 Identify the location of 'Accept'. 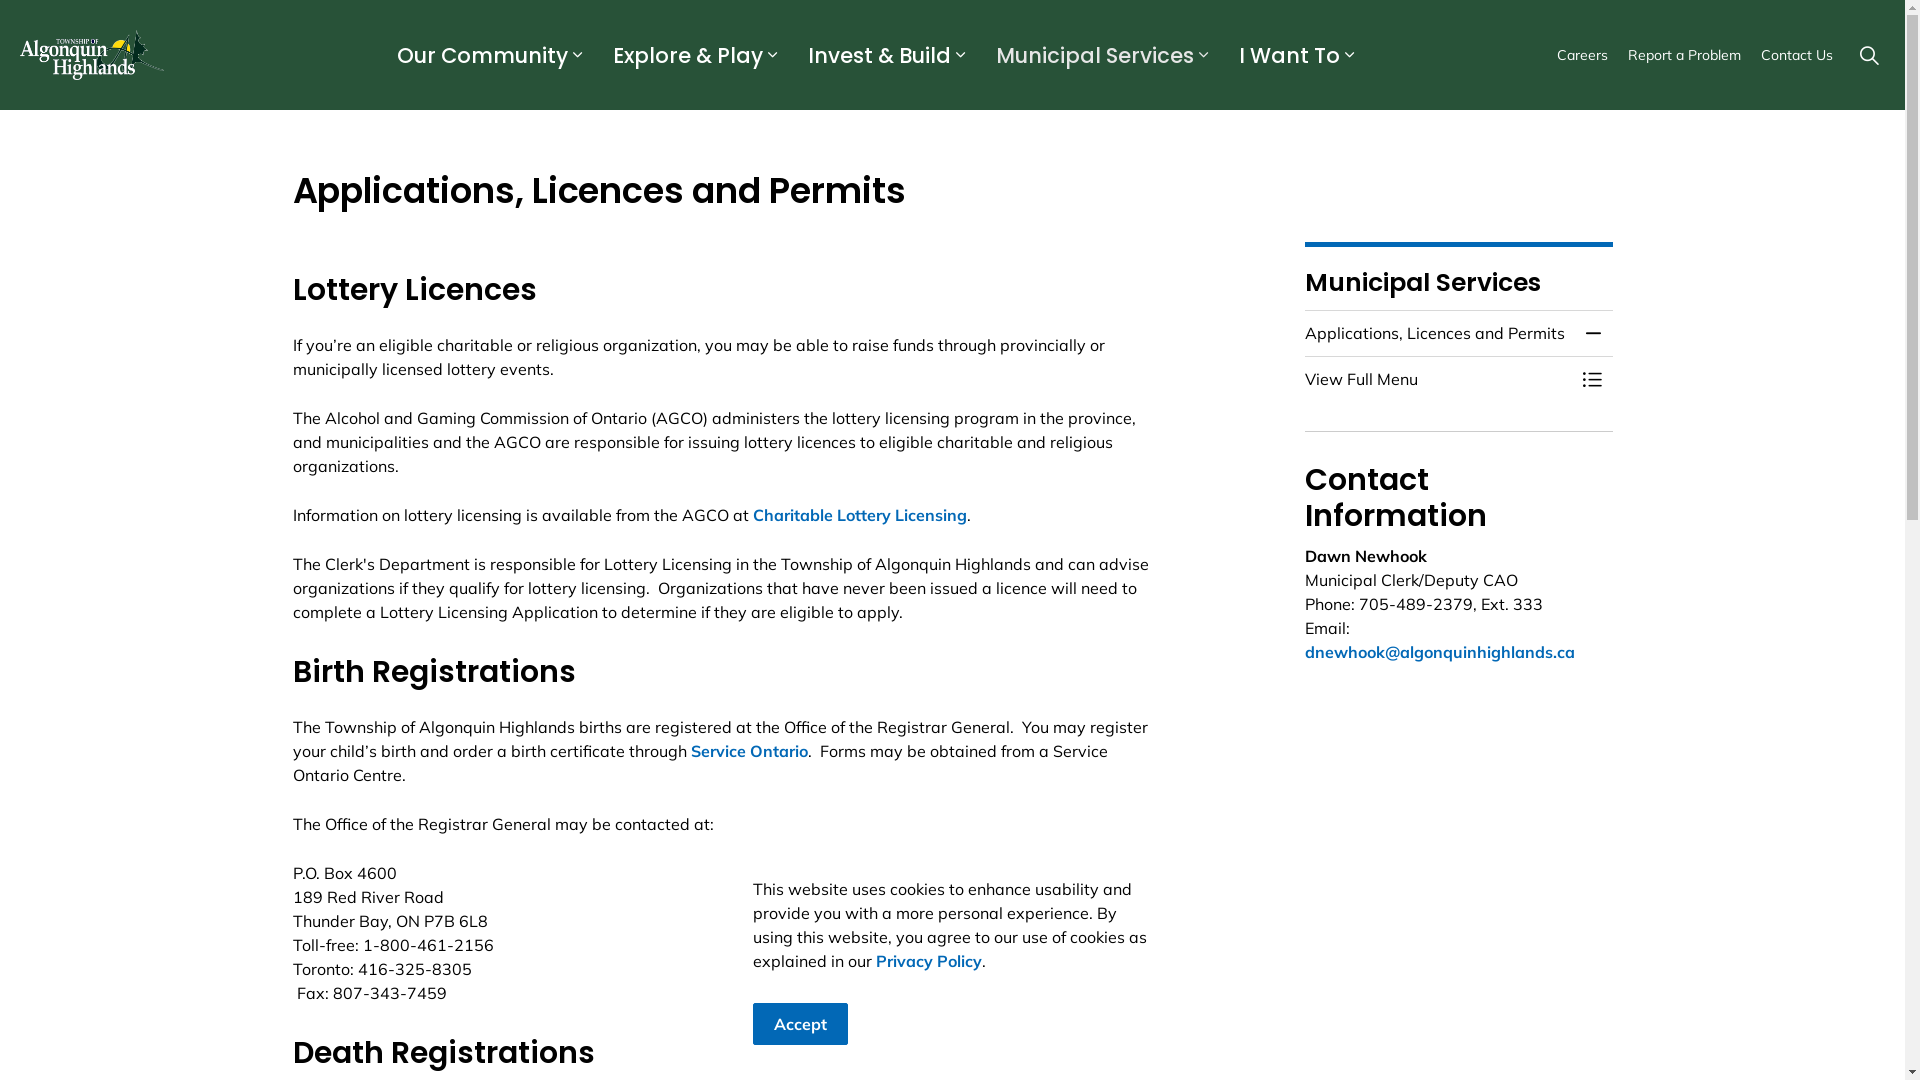
(751, 1023).